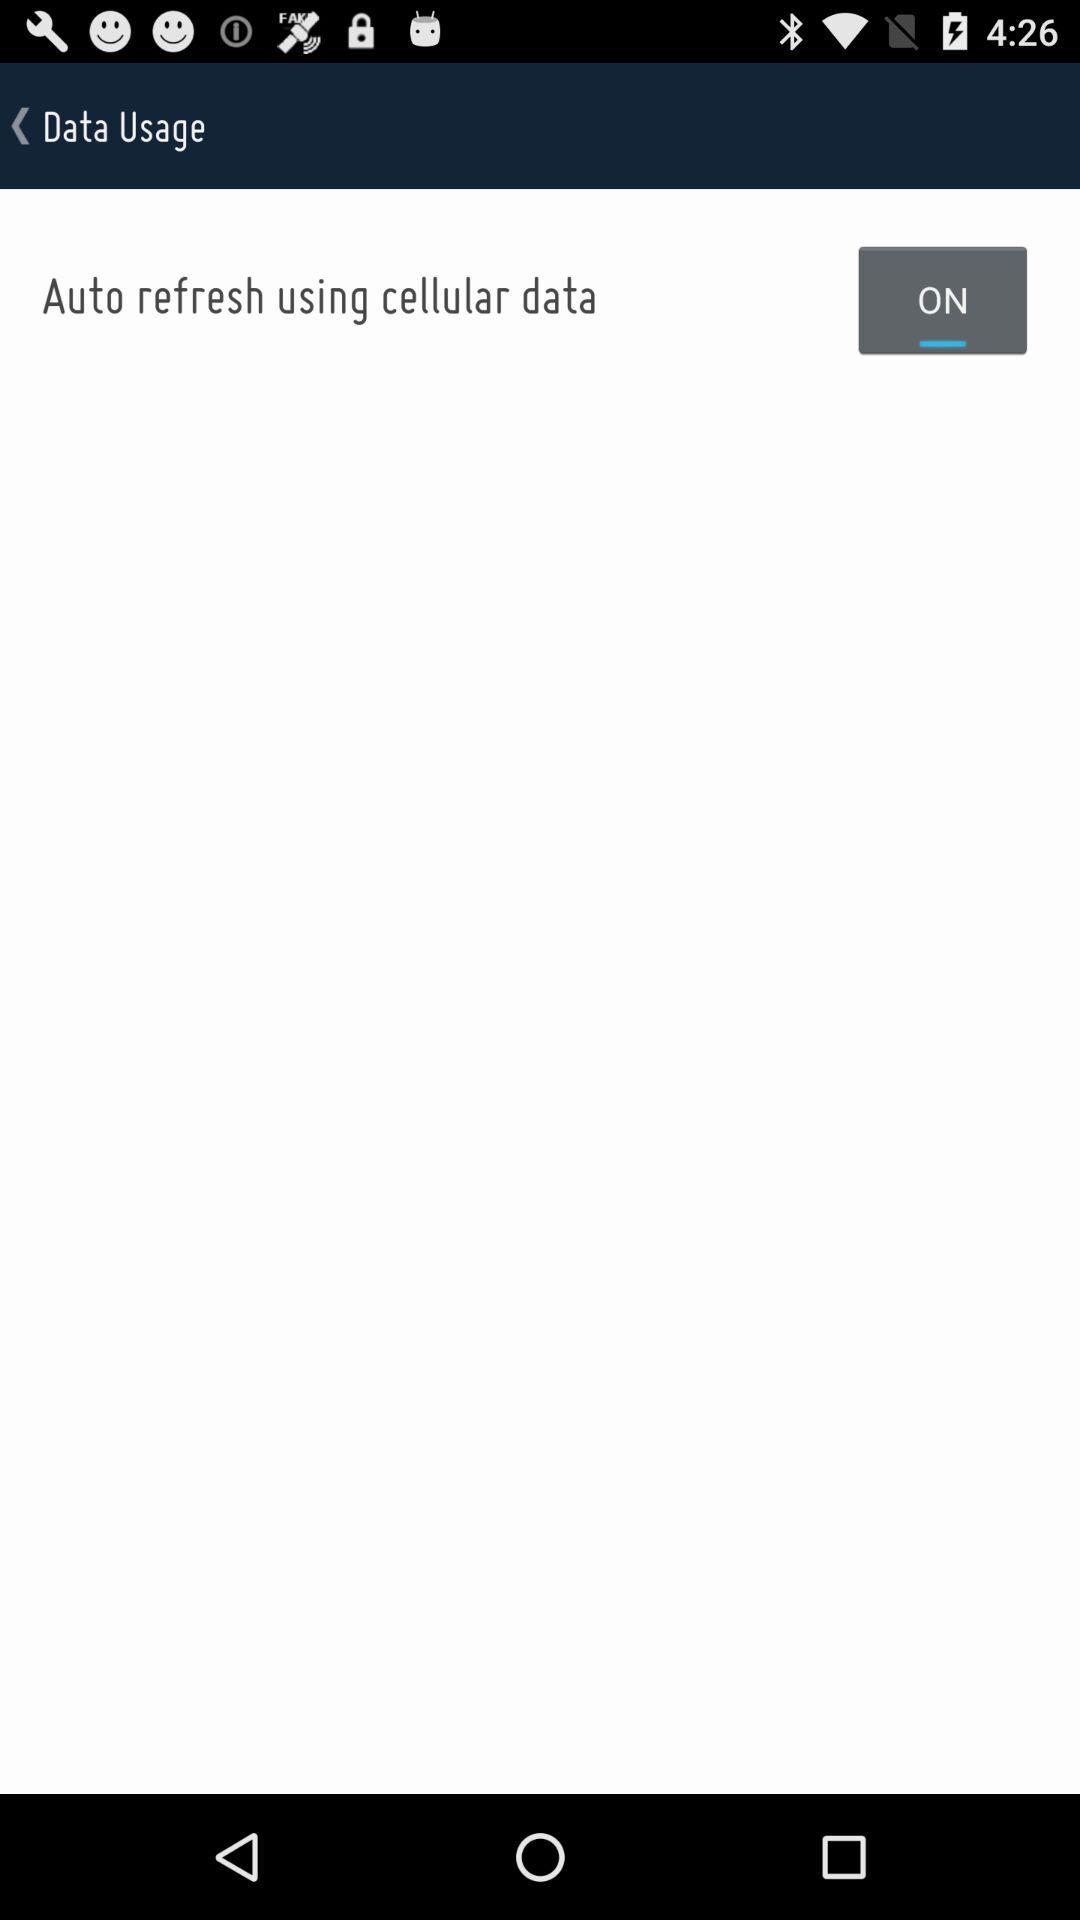 The image size is (1080, 1920). I want to click on the on item, so click(943, 298).